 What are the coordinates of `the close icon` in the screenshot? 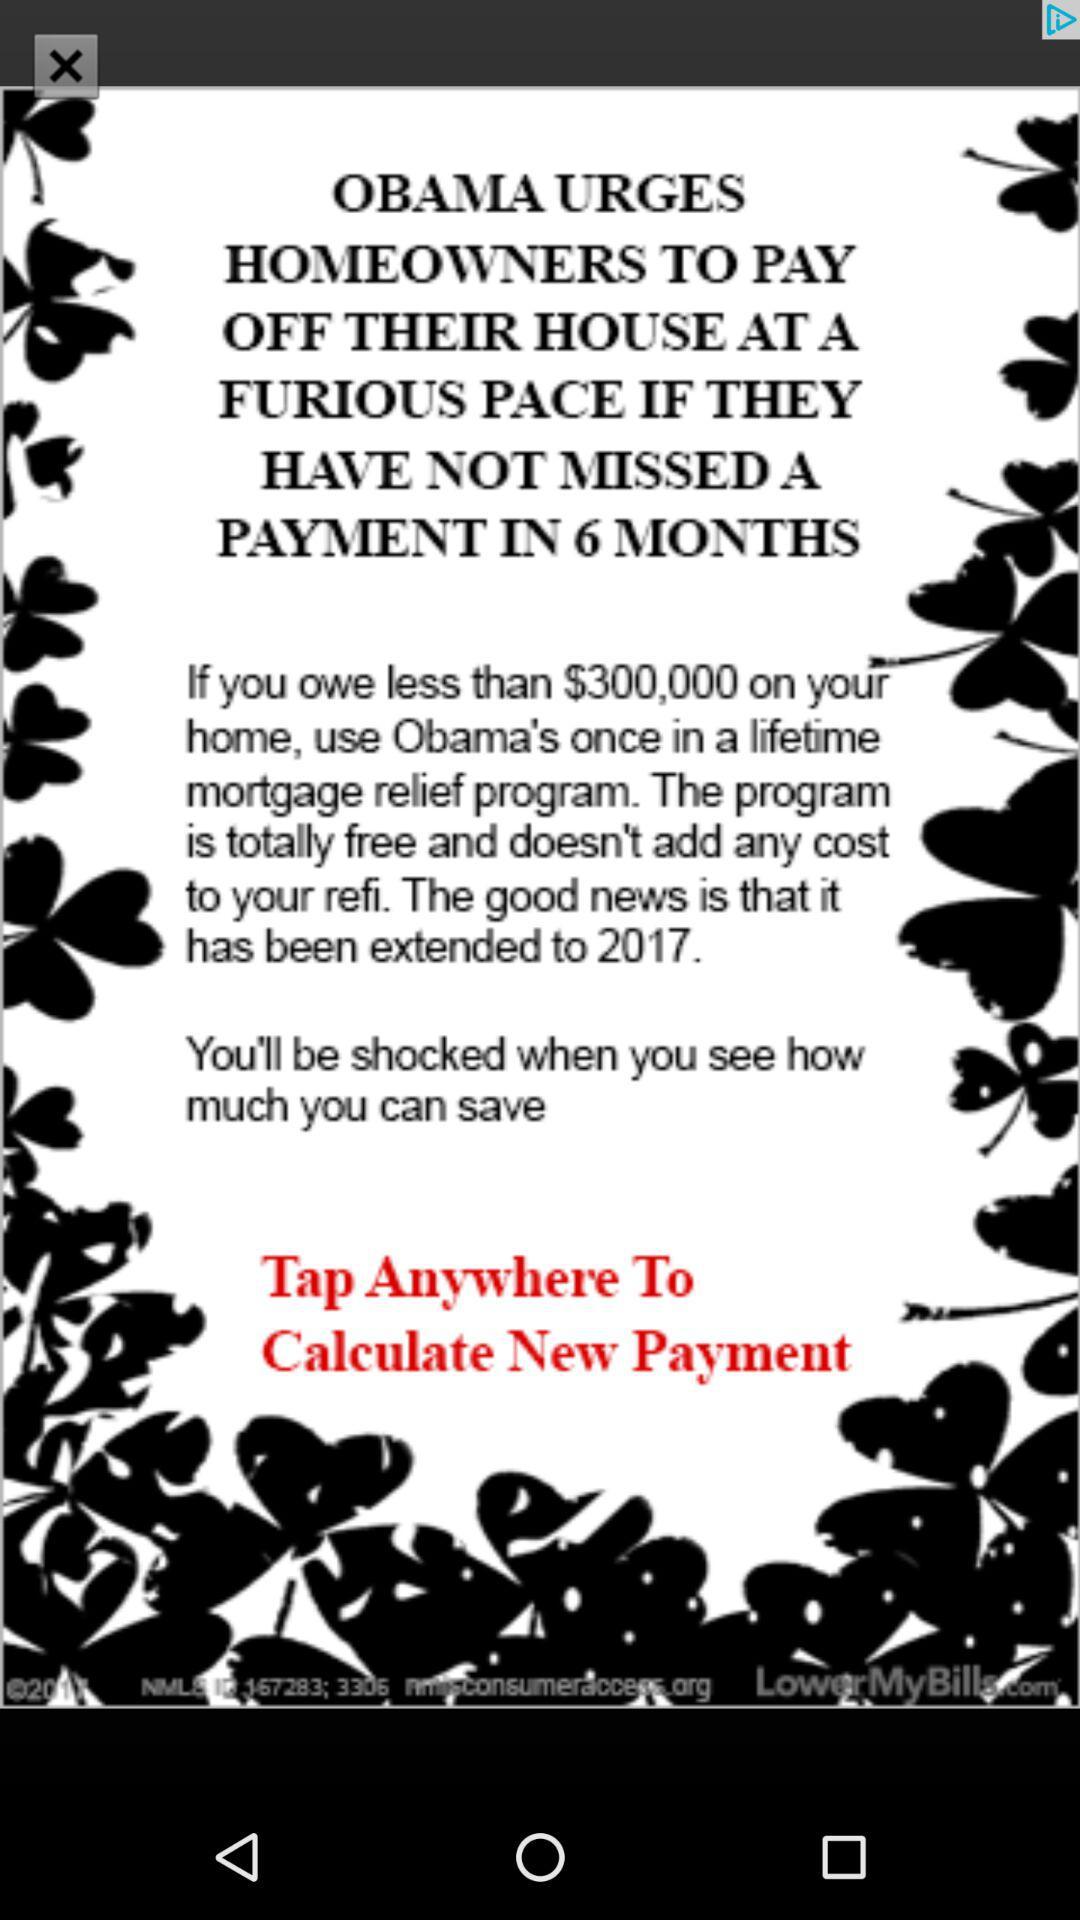 It's located at (64, 70).